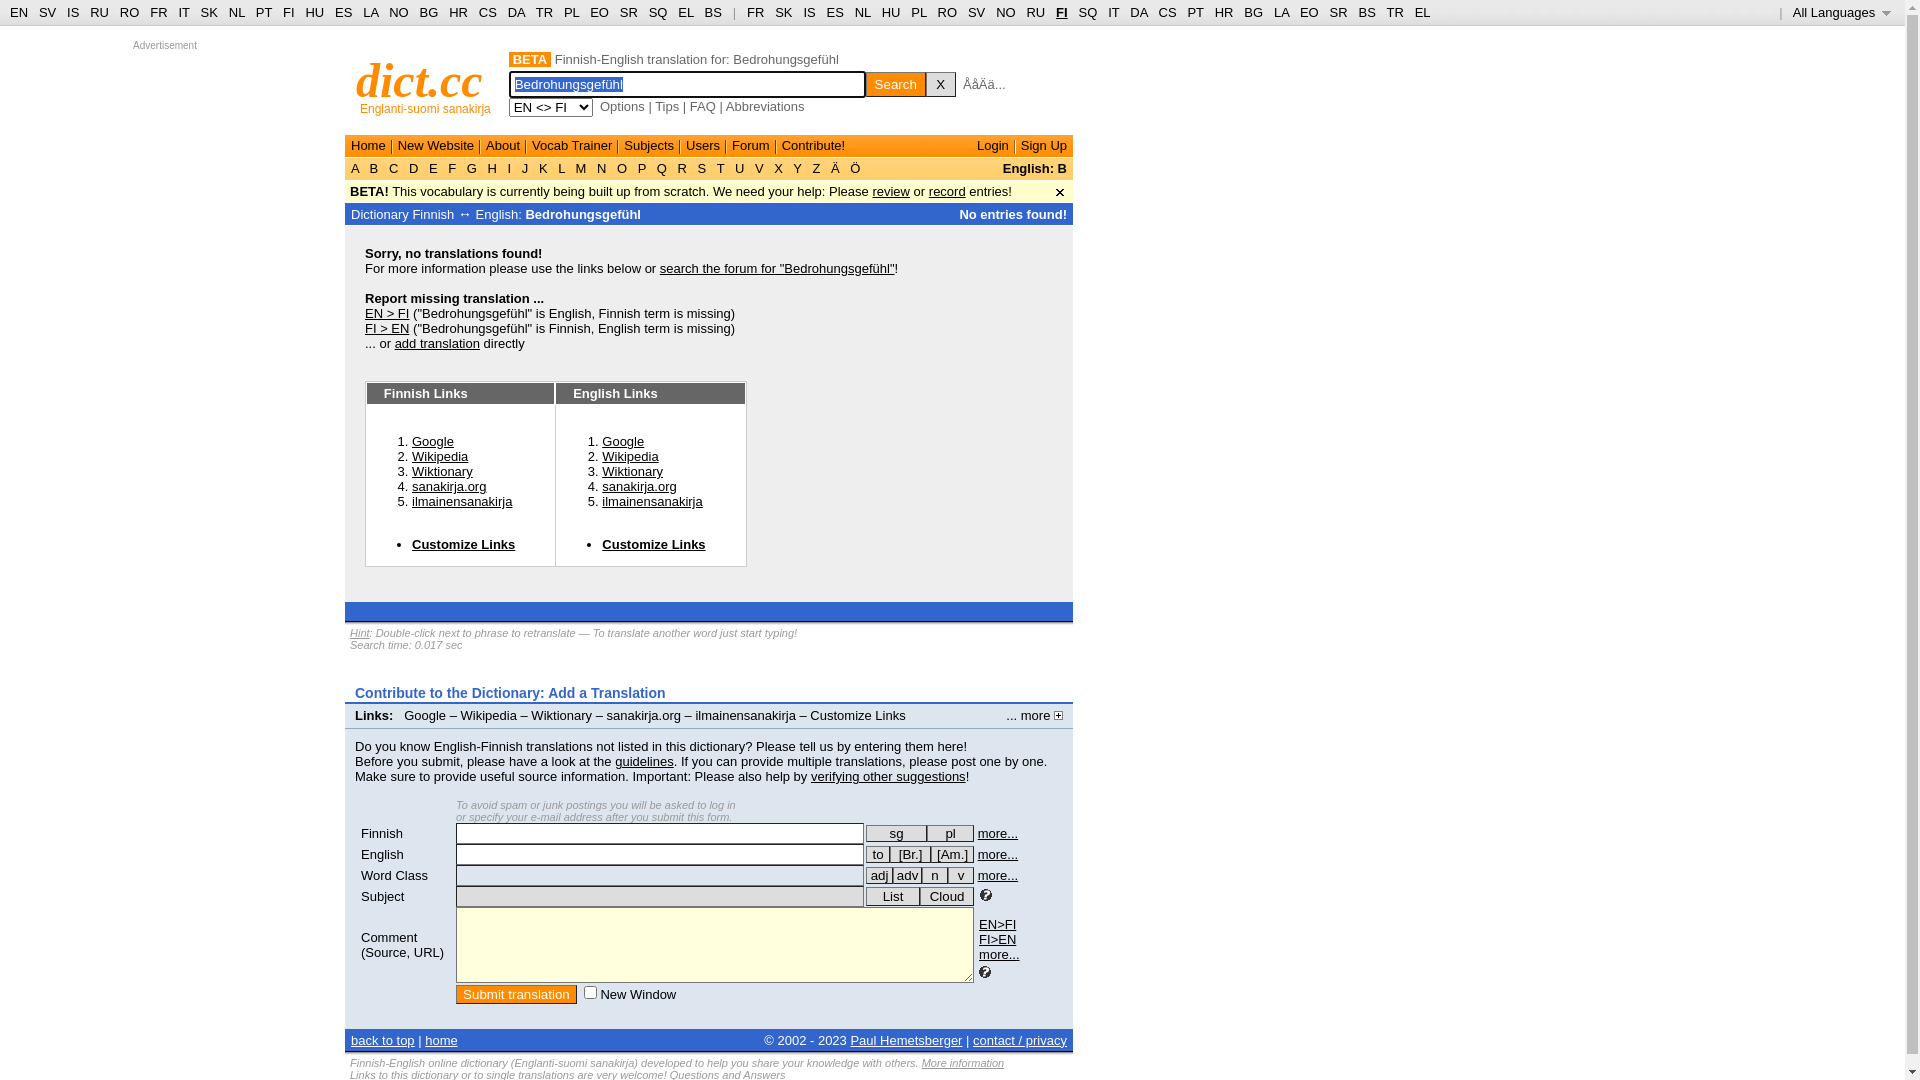  What do you see at coordinates (504, 167) in the screenshot?
I see `'I'` at bounding box center [504, 167].